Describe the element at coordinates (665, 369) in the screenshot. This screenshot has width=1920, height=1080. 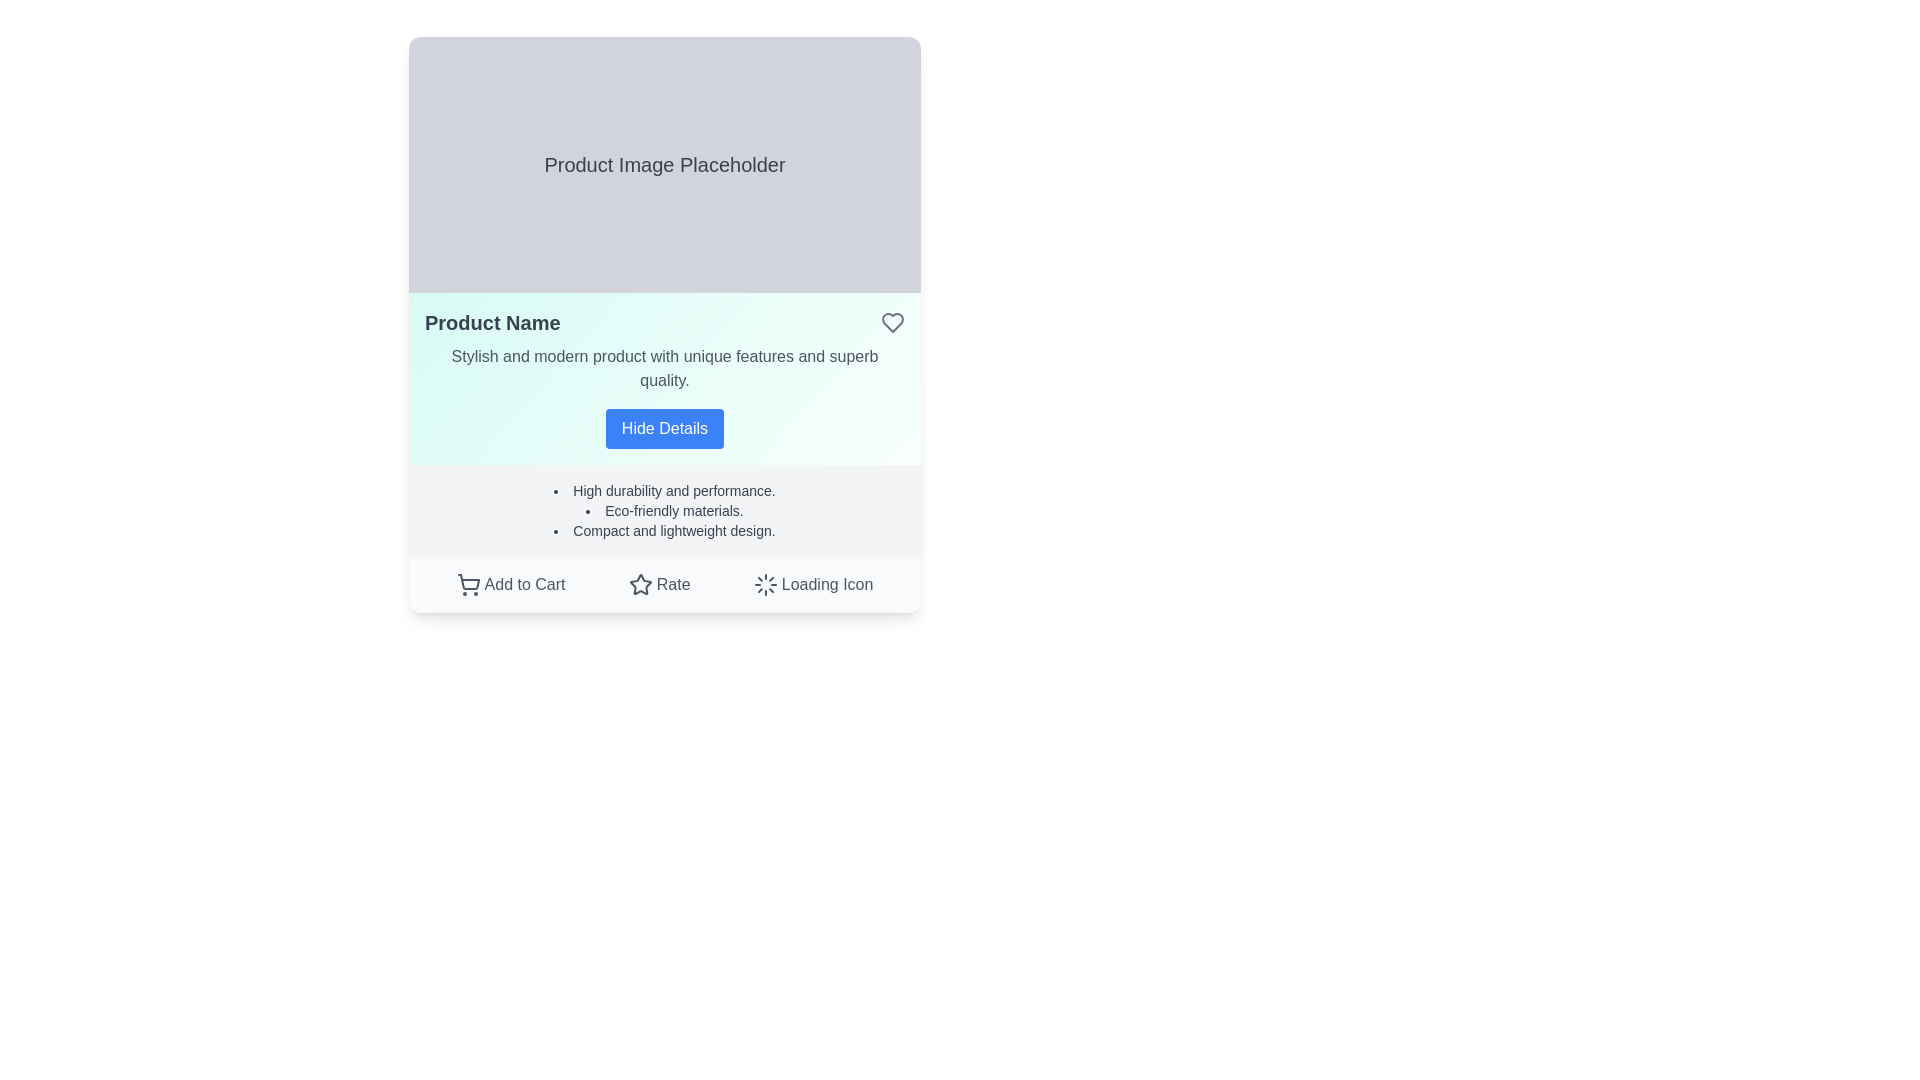
I see `the descriptive text element located directly below the 'Product Name' title and above the 'Hide Details' button` at that location.